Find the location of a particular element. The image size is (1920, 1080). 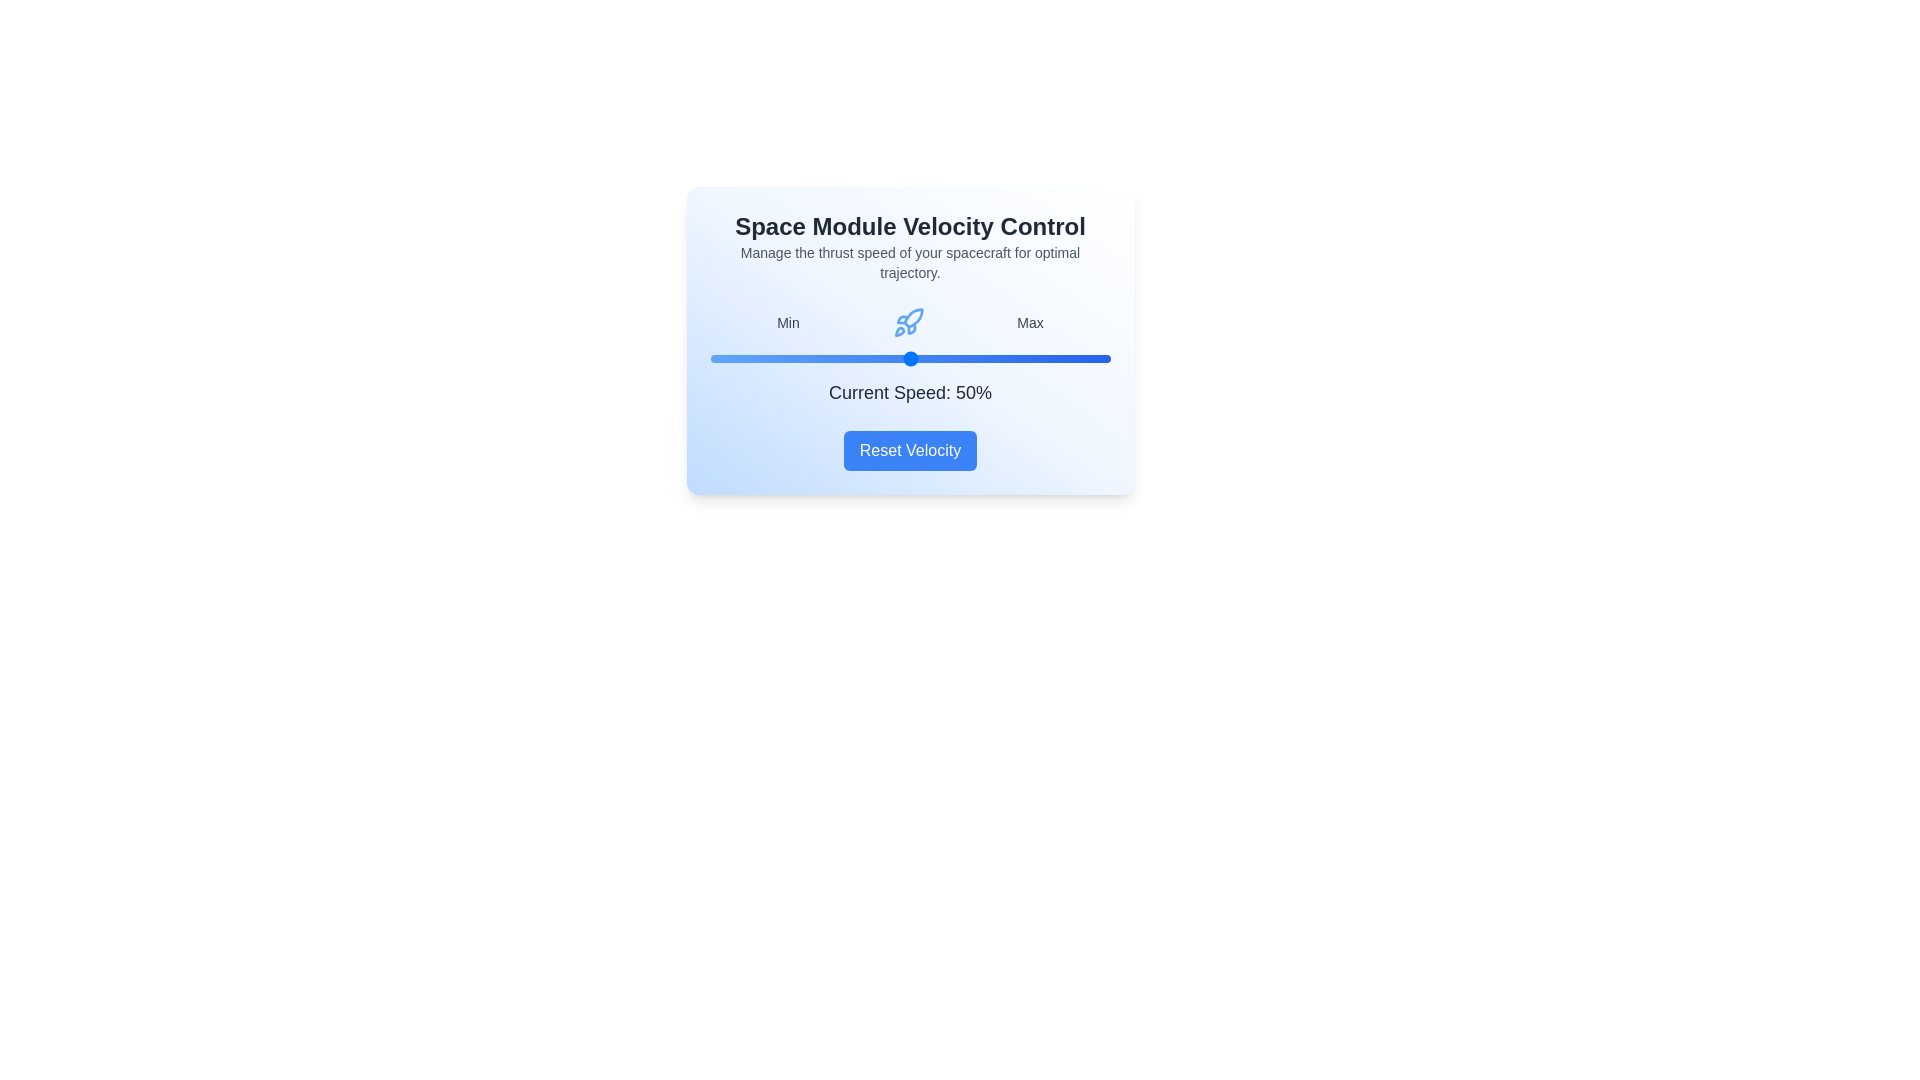

'Reset Velocity' button to reset the speed to its default value is located at coordinates (909, 451).